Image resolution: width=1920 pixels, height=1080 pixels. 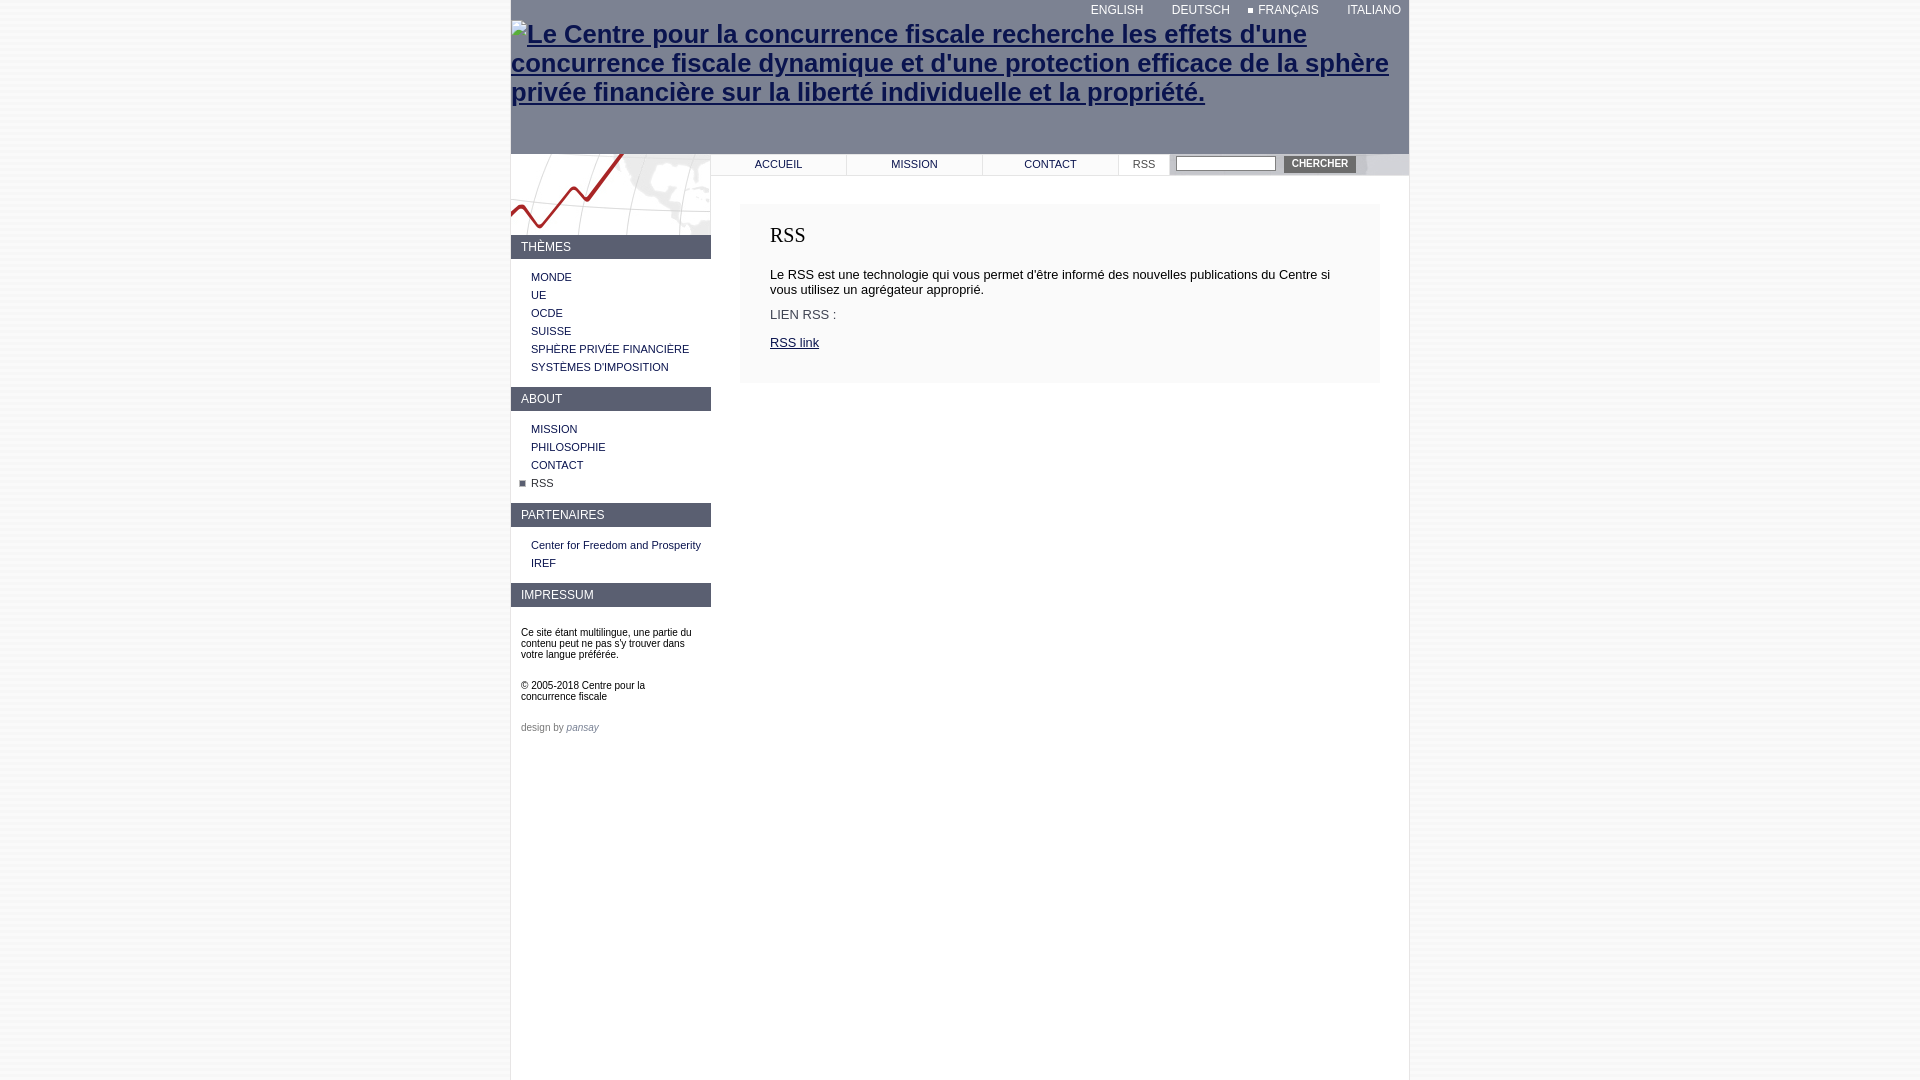 What do you see at coordinates (1111, 10) in the screenshot?
I see `'ENGLISH'` at bounding box center [1111, 10].